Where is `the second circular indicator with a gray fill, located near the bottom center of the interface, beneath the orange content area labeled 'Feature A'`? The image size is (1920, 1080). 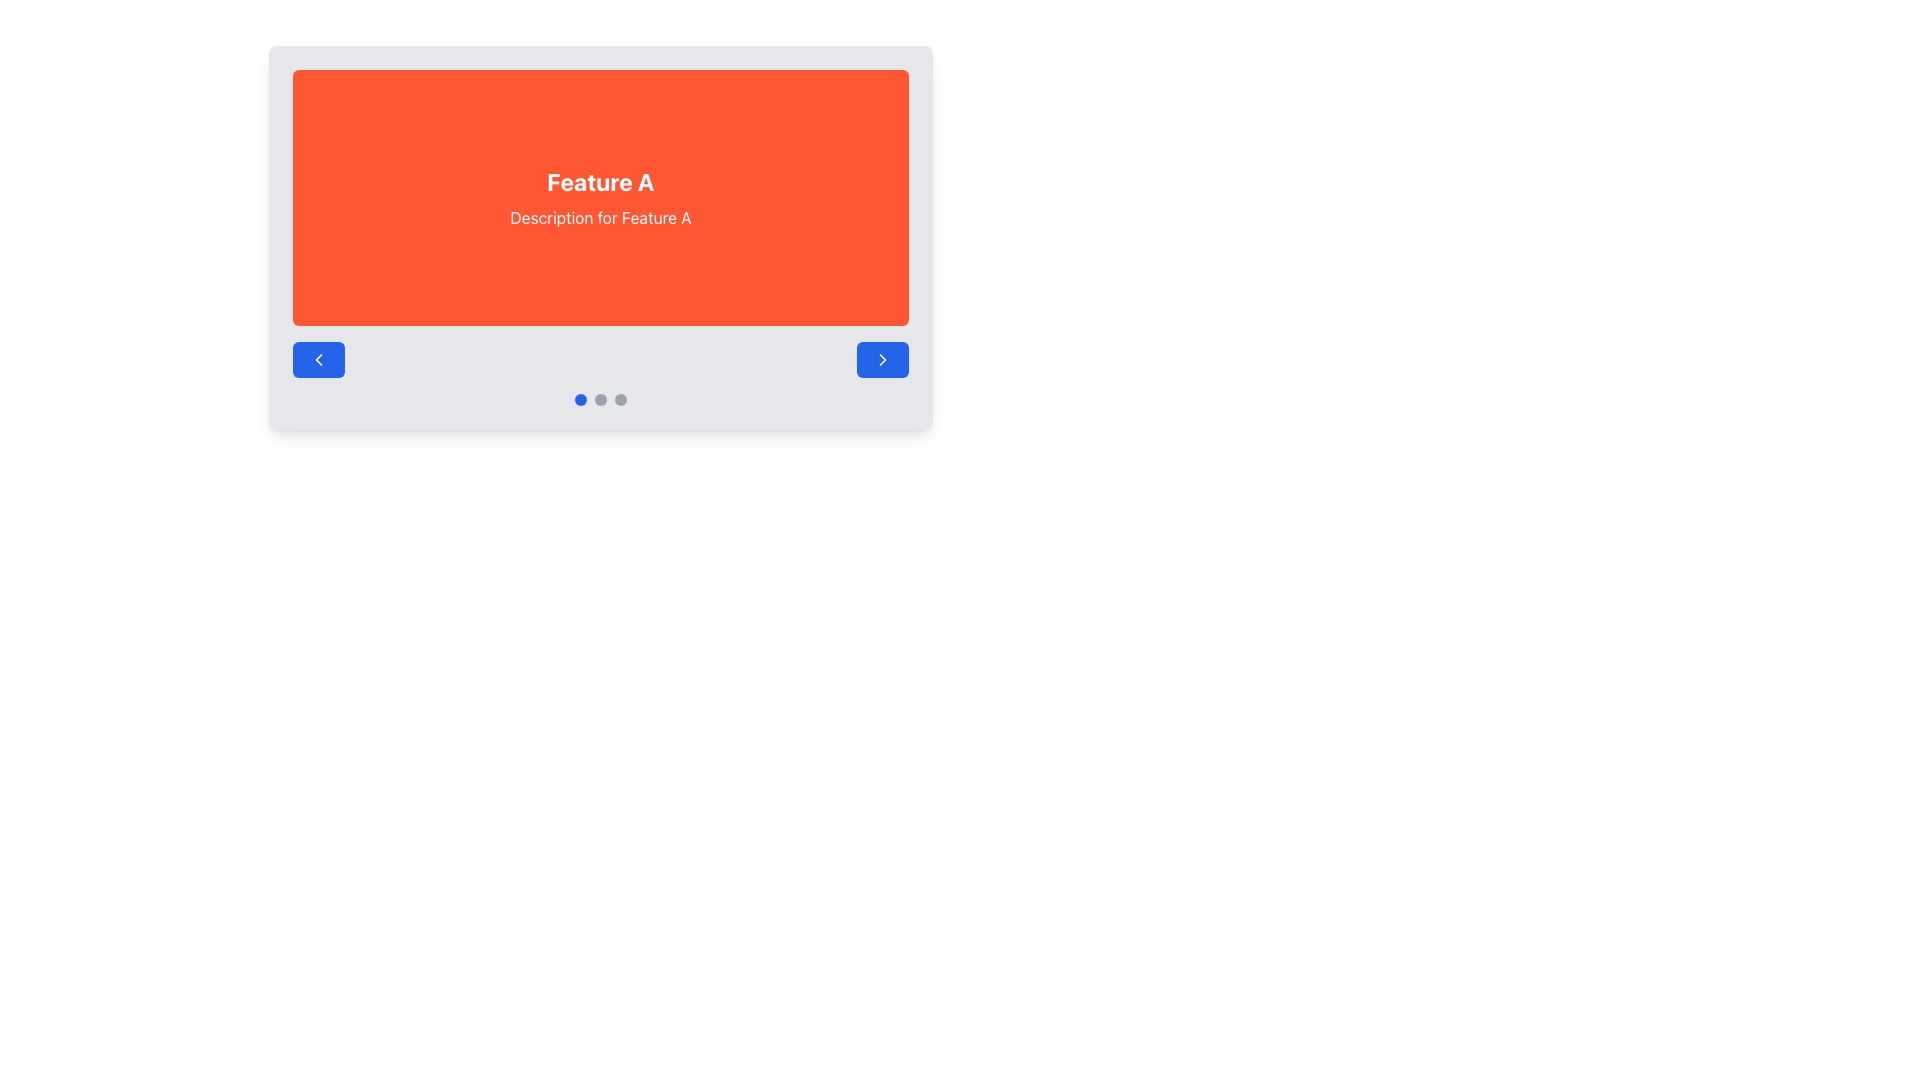
the second circular indicator with a gray fill, located near the bottom center of the interface, beneath the orange content area labeled 'Feature A' is located at coordinates (599, 400).